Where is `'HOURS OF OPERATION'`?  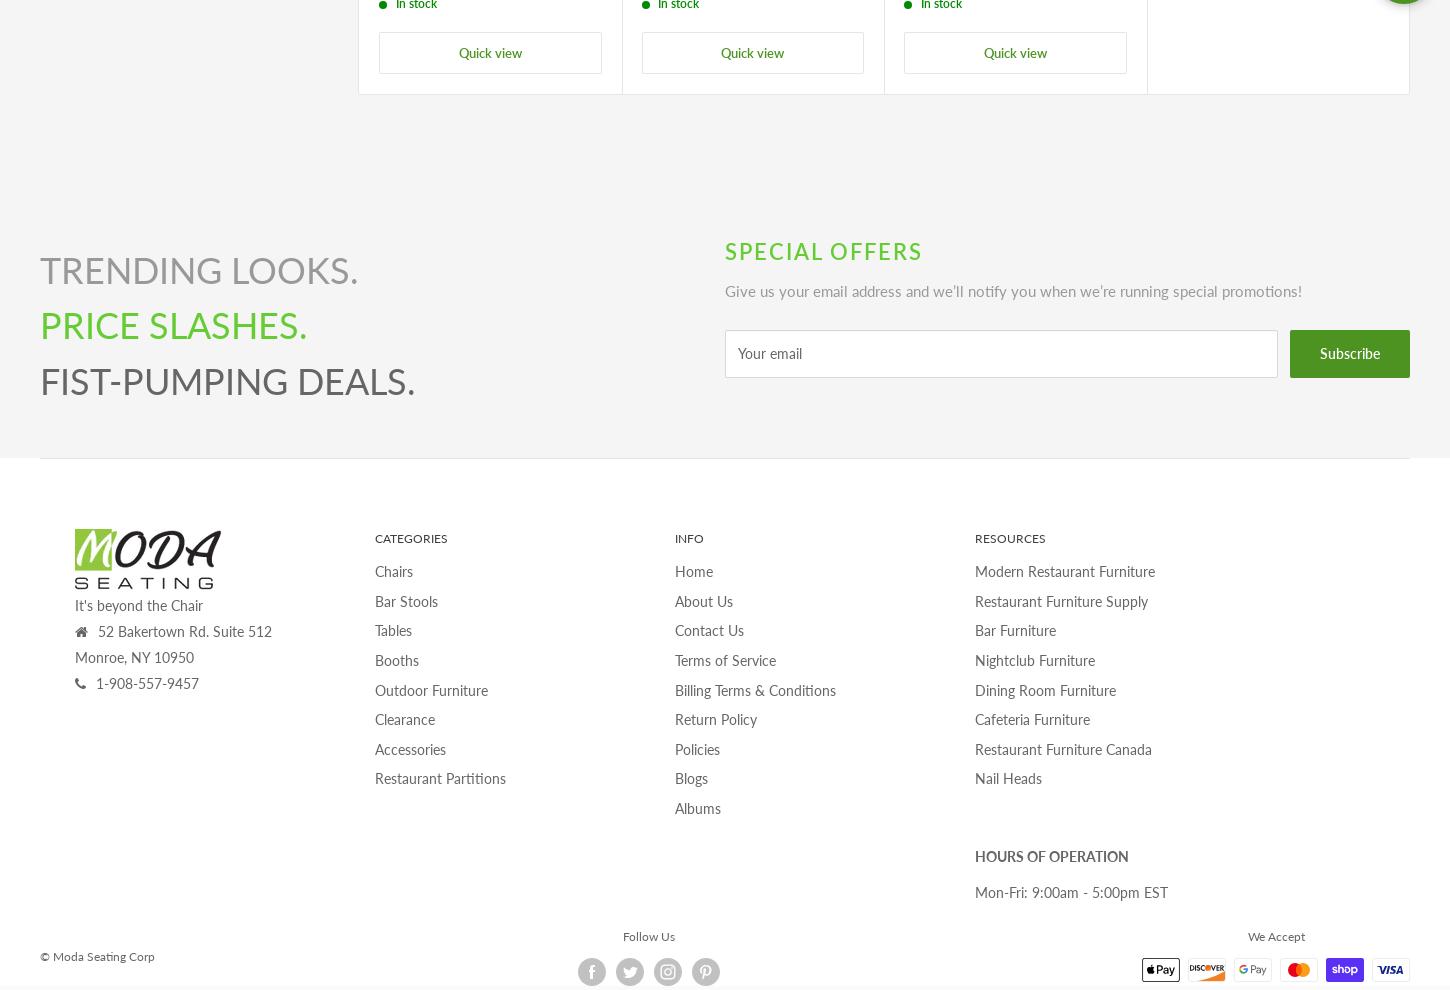 'HOURS OF OPERATION' is located at coordinates (1051, 856).